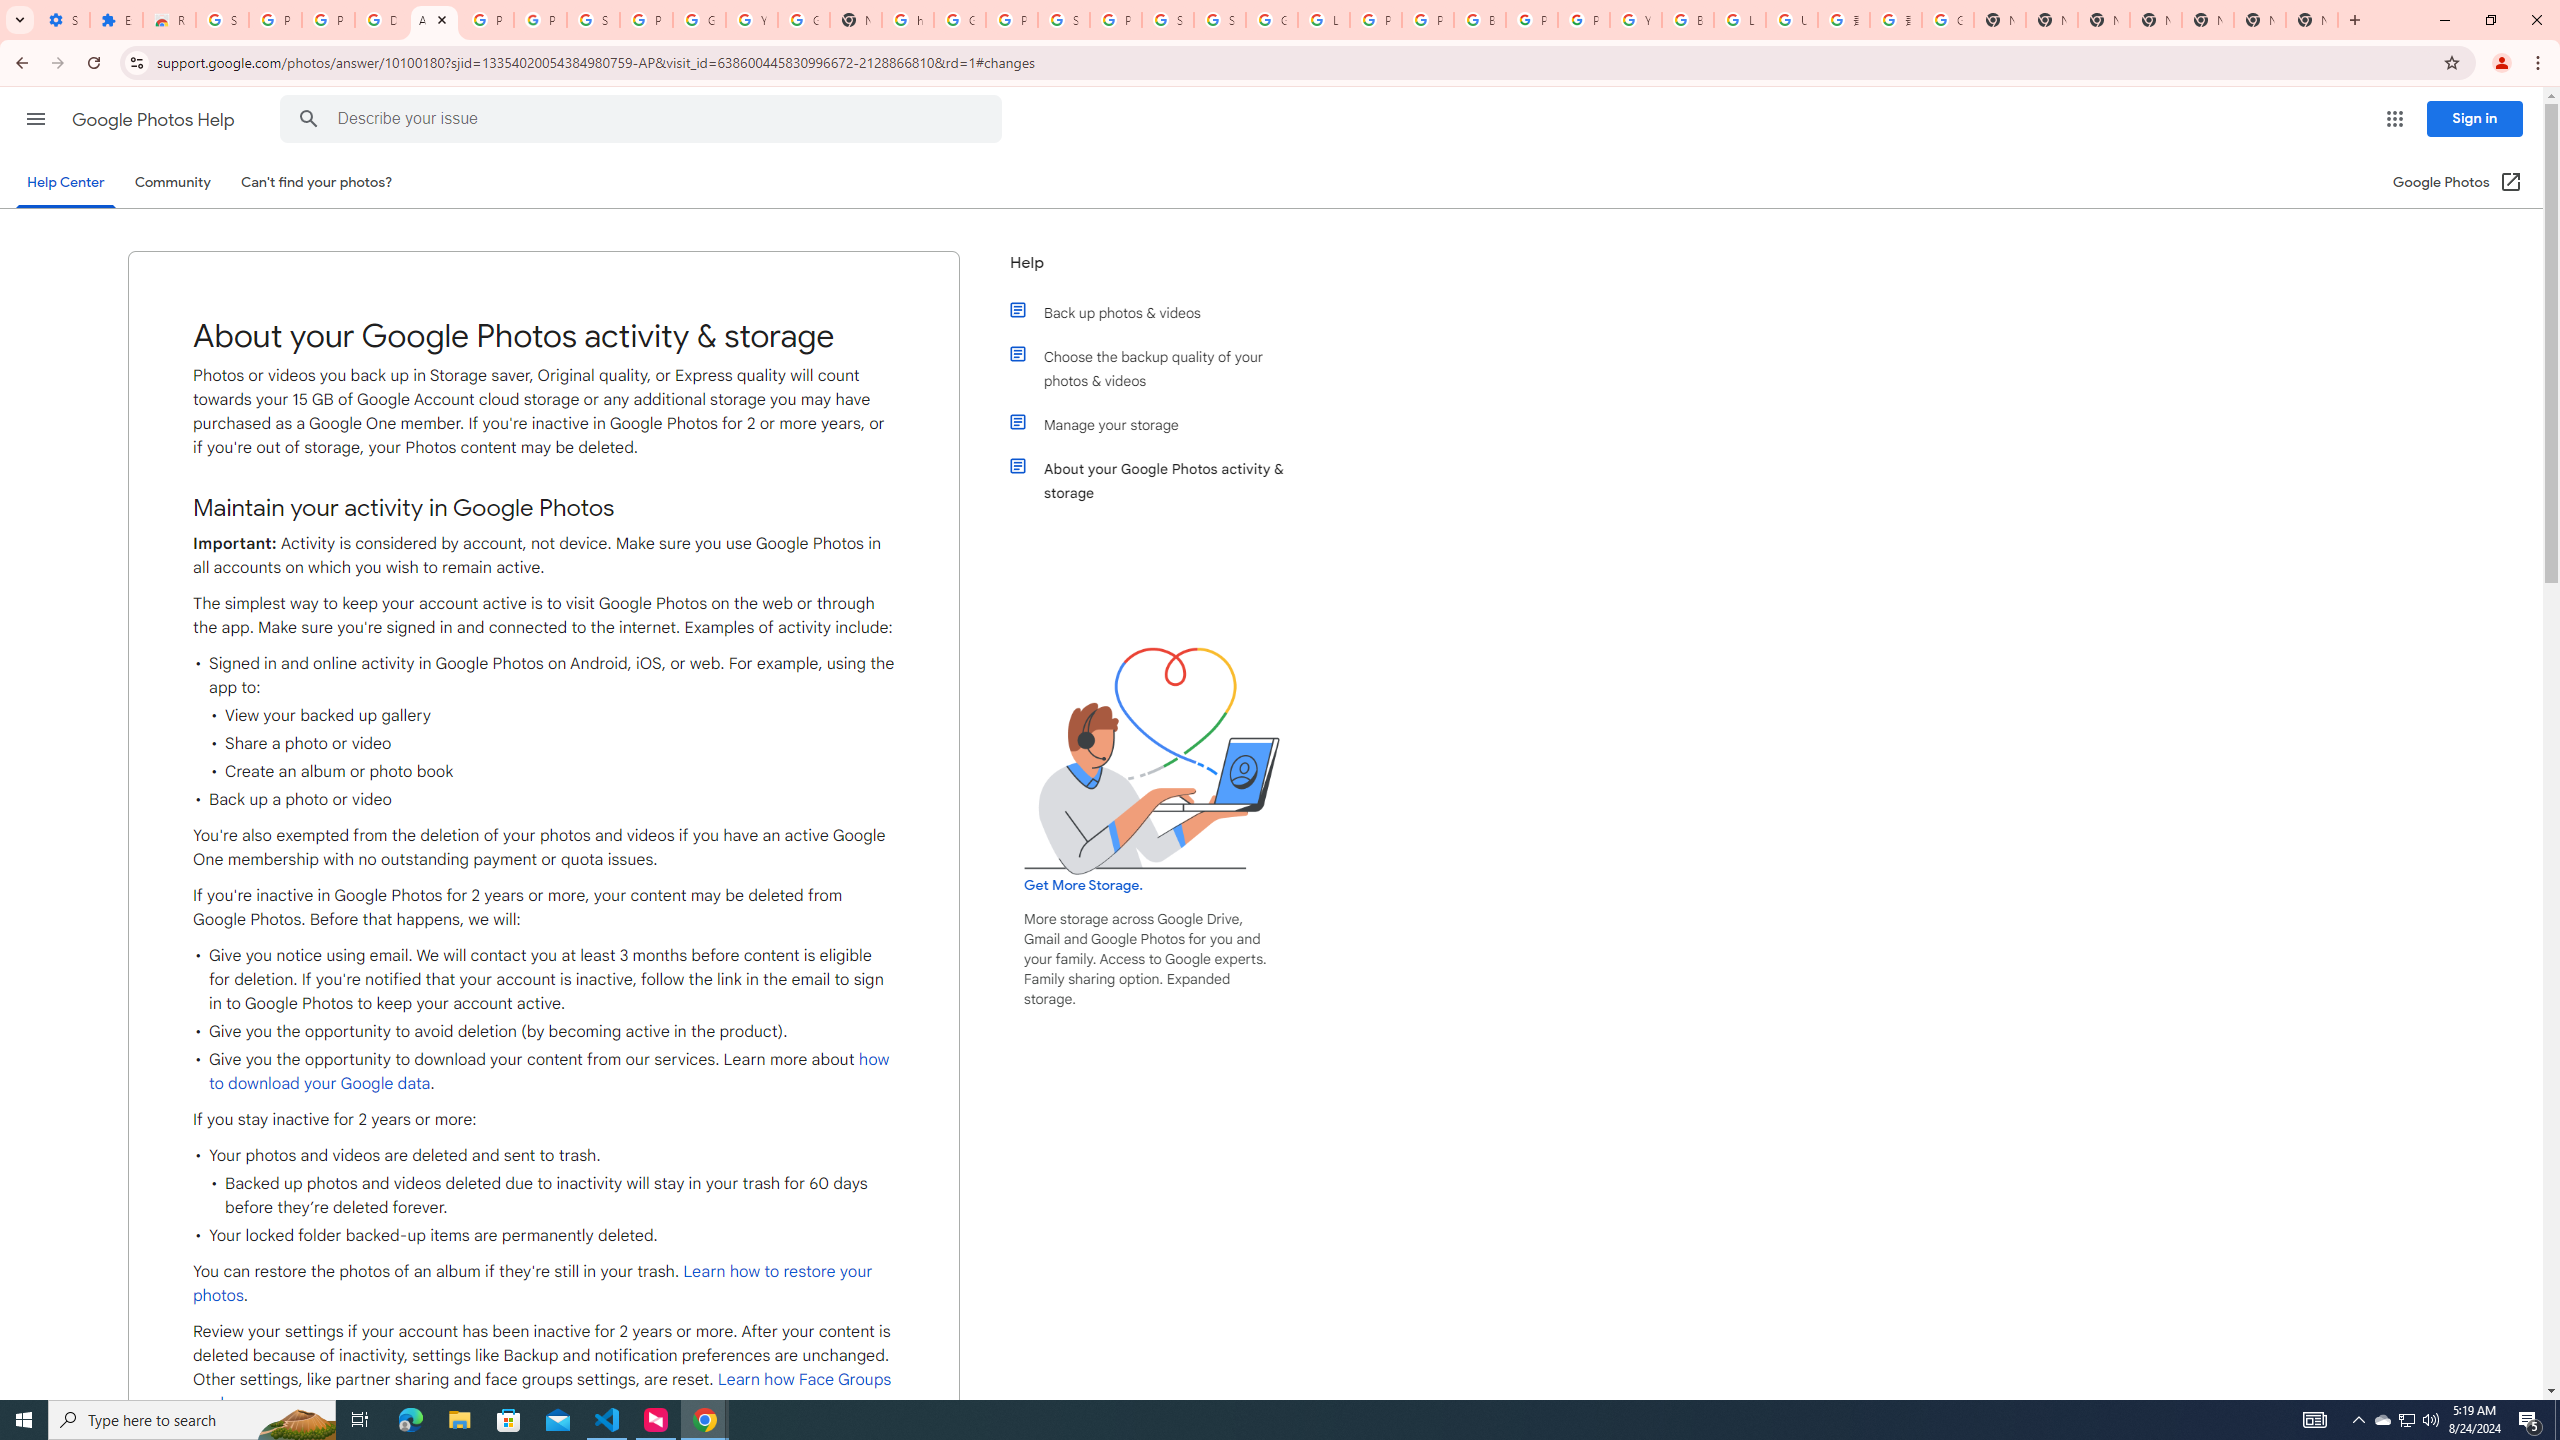  I want to click on 'Settings - On startup', so click(64, 19).